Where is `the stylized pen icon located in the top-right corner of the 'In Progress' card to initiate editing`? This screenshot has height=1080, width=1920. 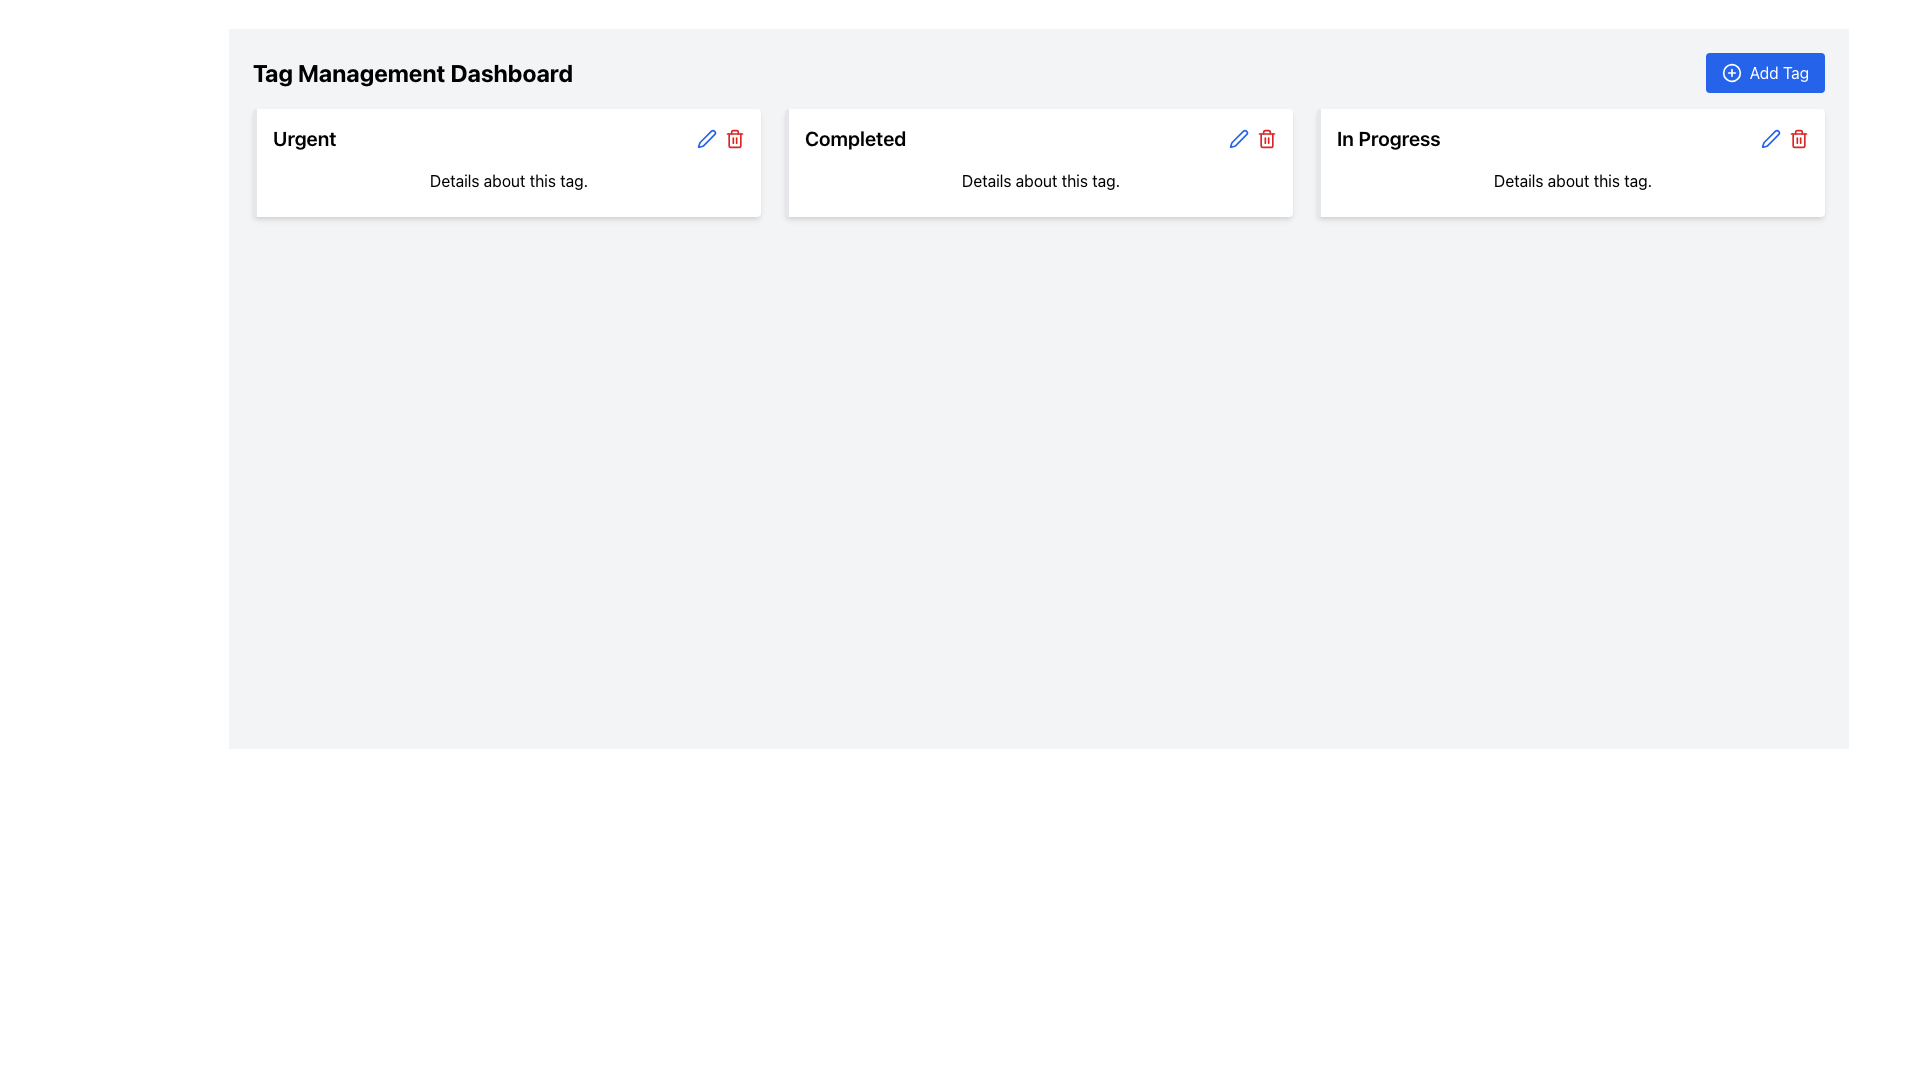
the stylized pen icon located in the top-right corner of the 'In Progress' card to initiate editing is located at coordinates (1771, 137).